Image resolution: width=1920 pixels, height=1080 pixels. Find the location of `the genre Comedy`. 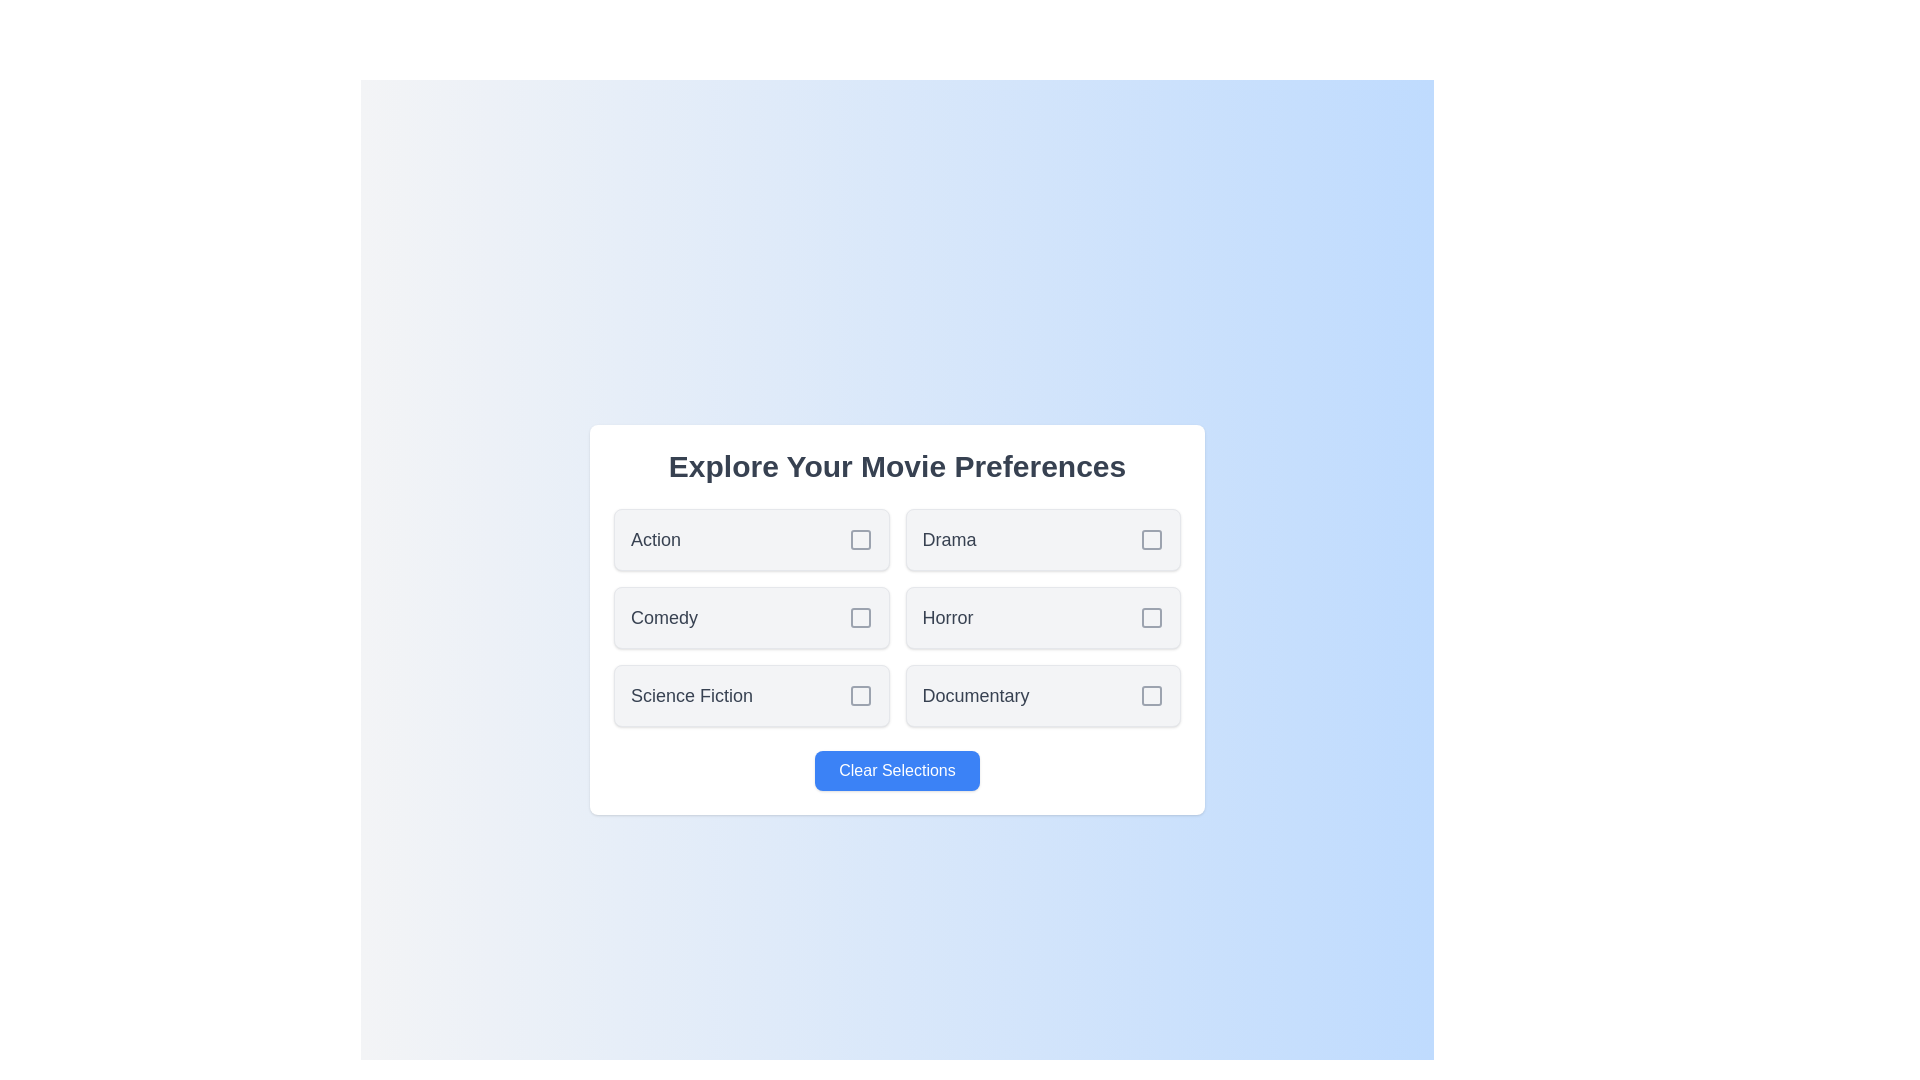

the genre Comedy is located at coordinates (750, 616).